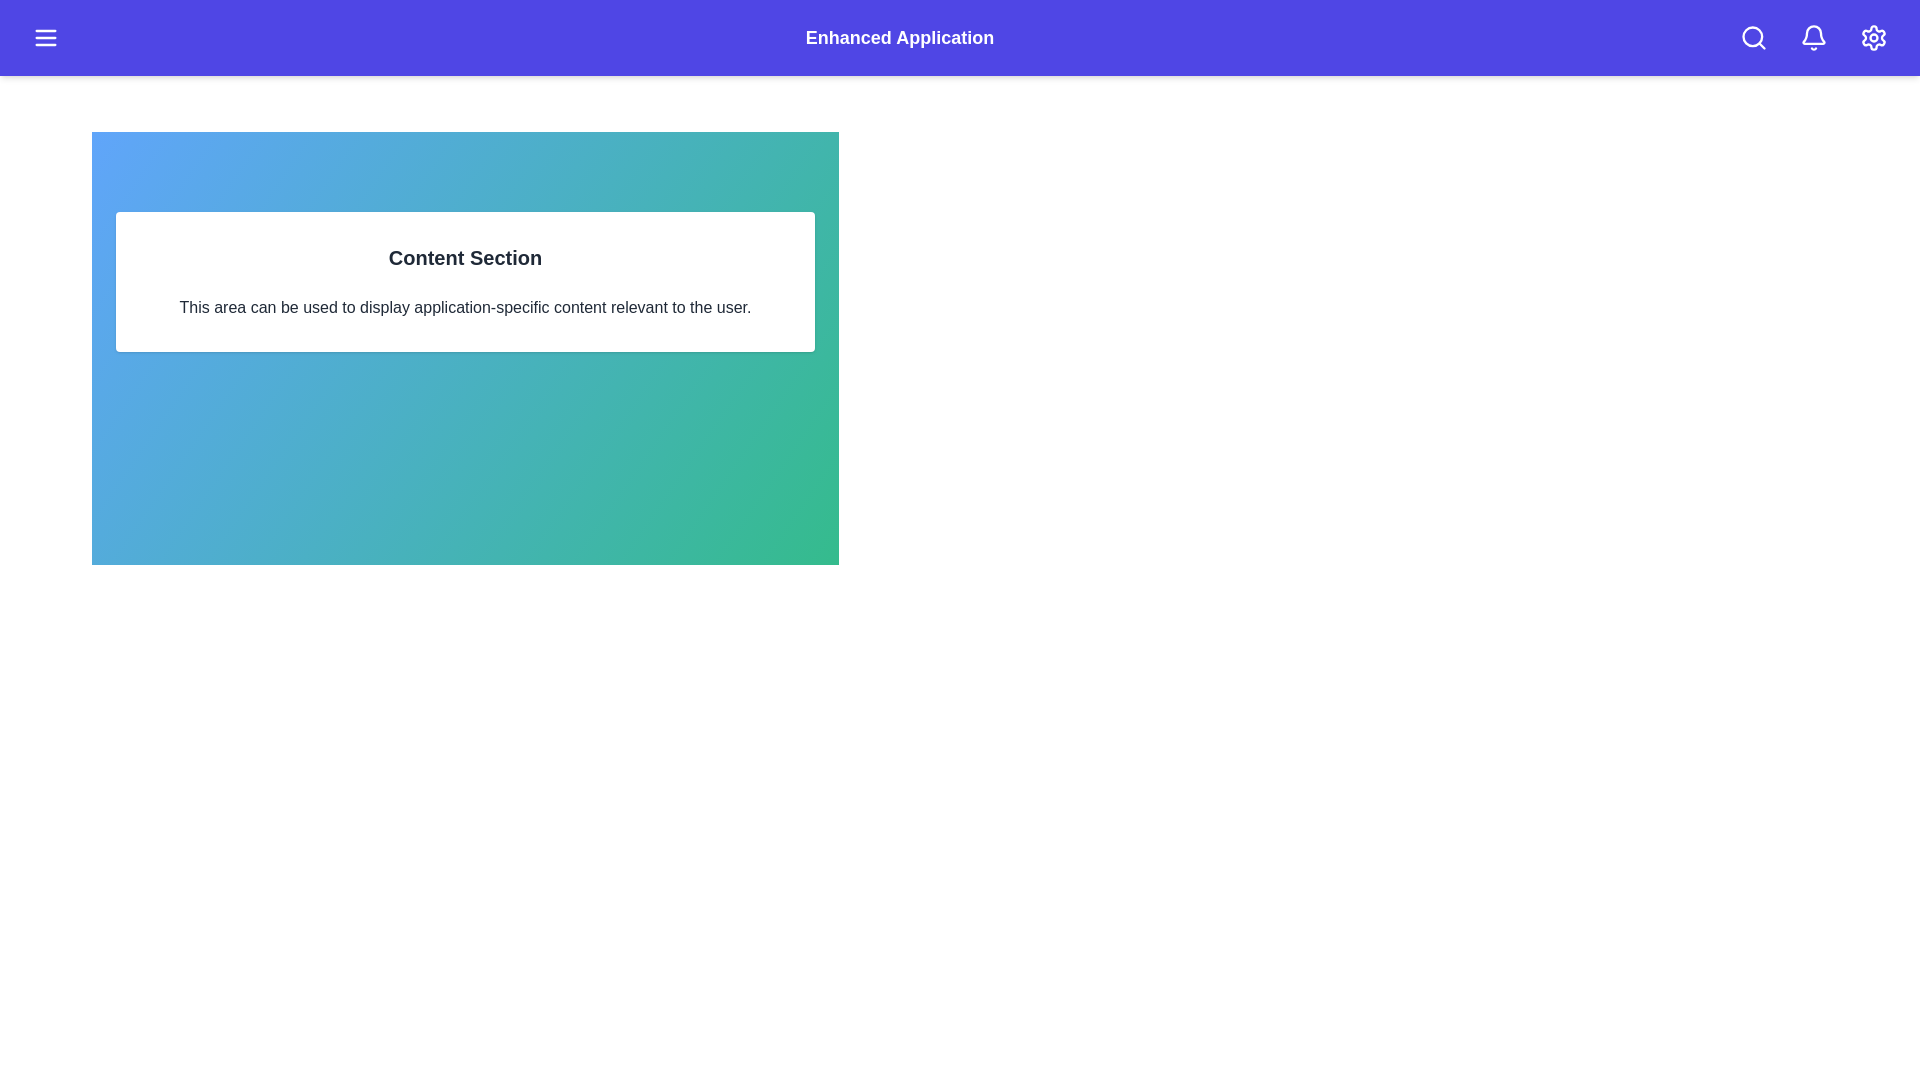 The image size is (1920, 1080). What do you see at coordinates (1814, 38) in the screenshot?
I see `the bell icon to view notifications` at bounding box center [1814, 38].